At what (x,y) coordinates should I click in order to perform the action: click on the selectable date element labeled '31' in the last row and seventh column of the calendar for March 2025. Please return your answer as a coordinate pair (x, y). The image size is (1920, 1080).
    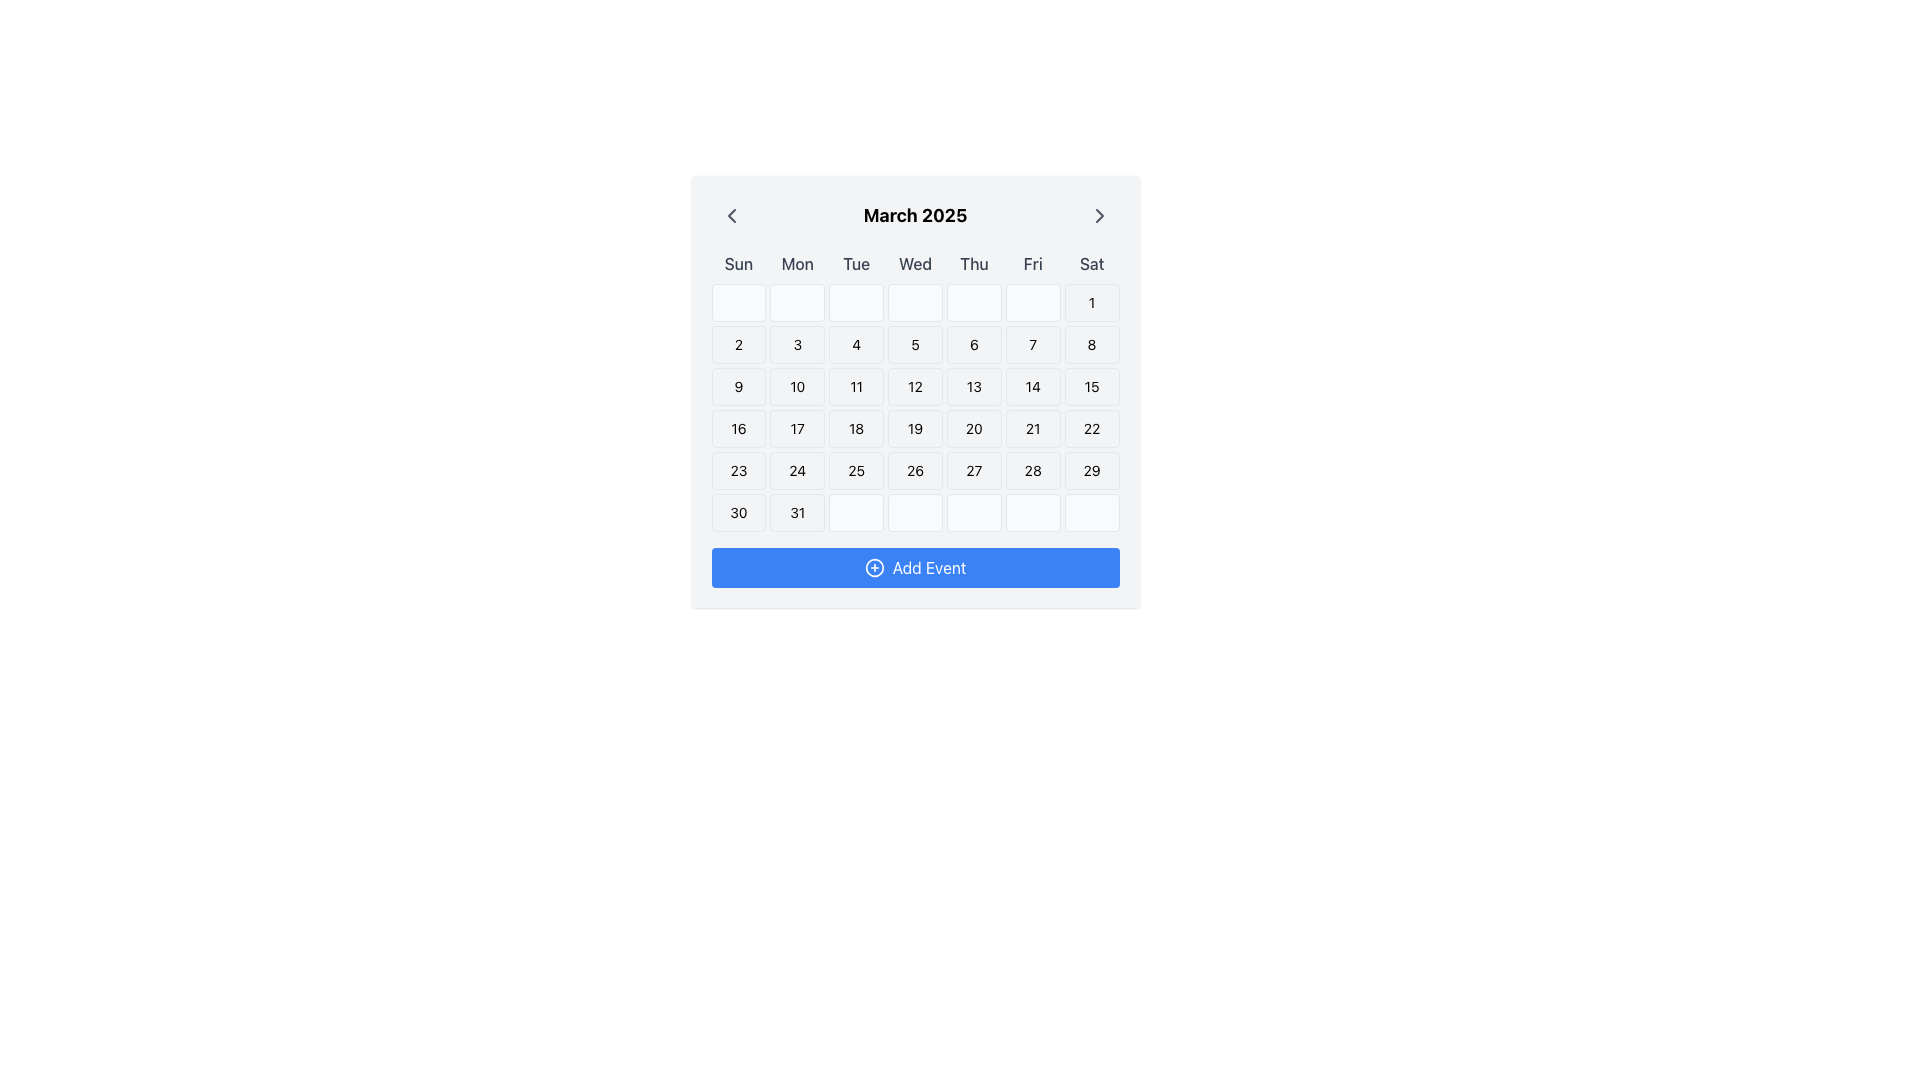
    Looking at the image, I should click on (796, 512).